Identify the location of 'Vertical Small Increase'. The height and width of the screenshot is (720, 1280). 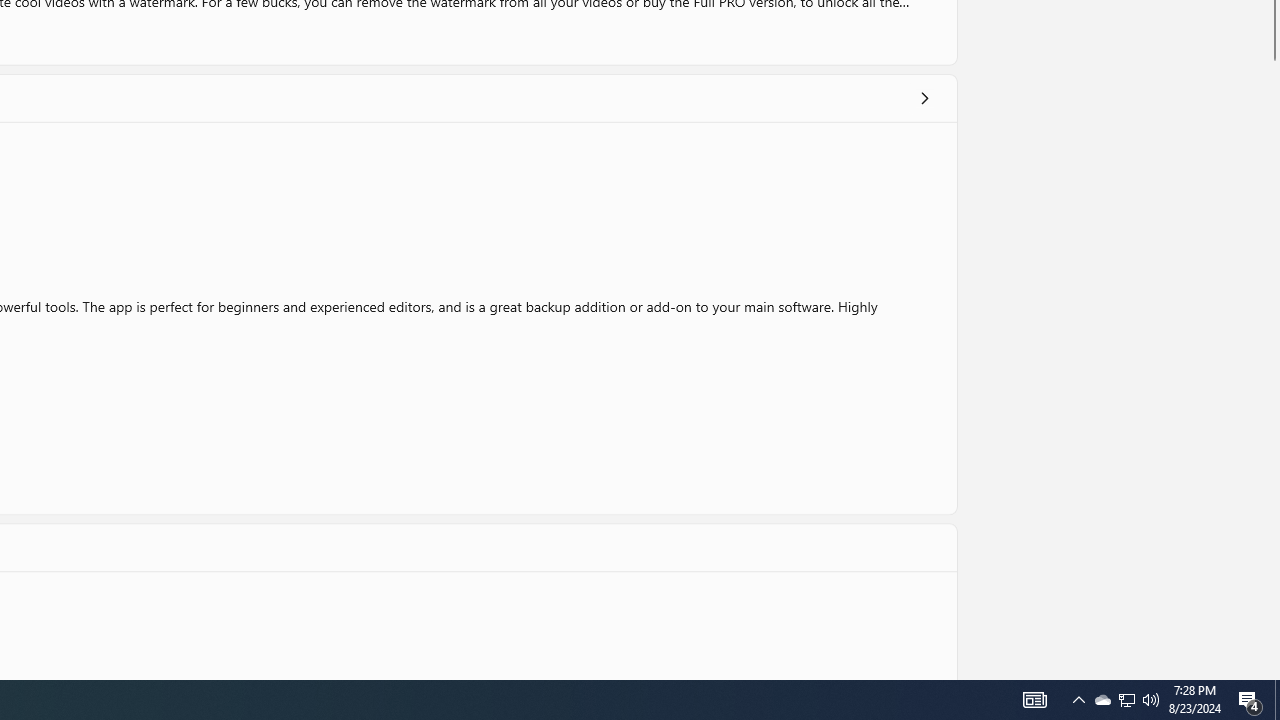
(1271, 672).